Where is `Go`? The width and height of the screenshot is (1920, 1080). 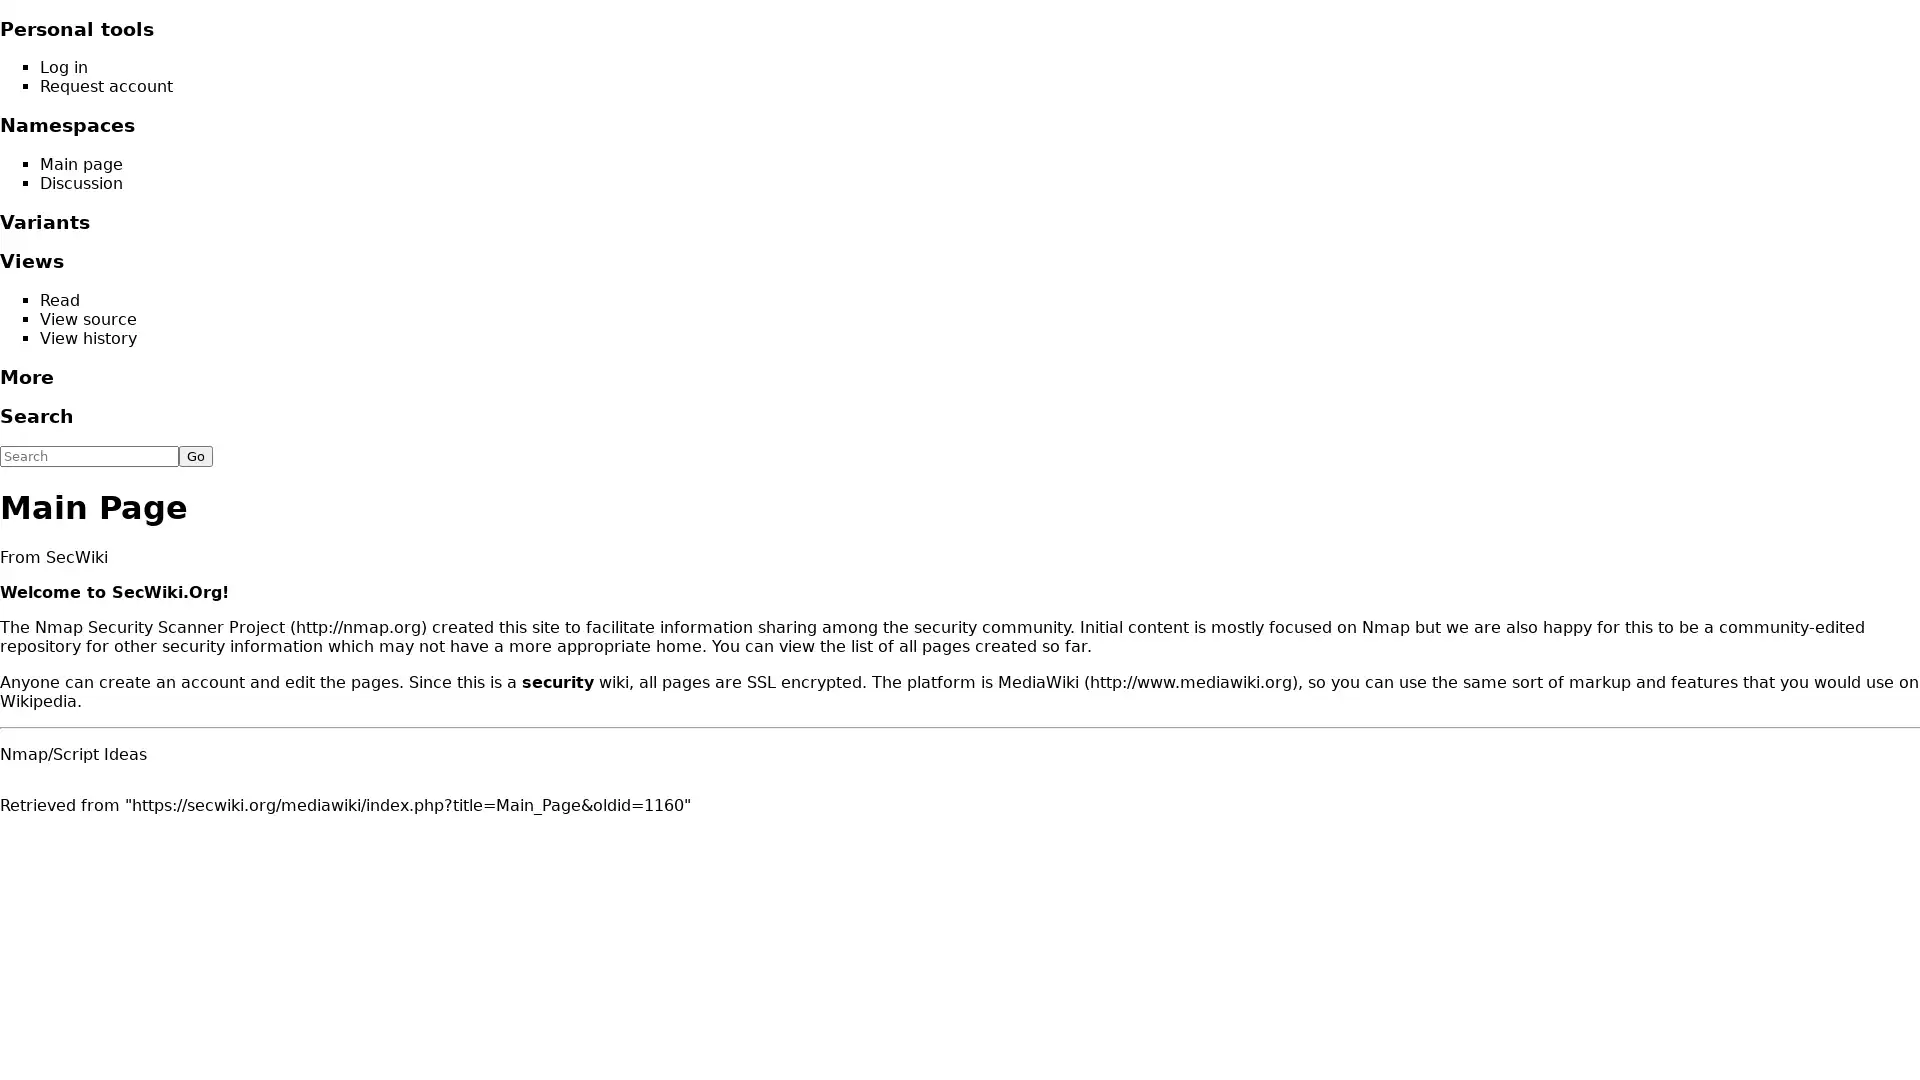 Go is located at coordinates (196, 456).